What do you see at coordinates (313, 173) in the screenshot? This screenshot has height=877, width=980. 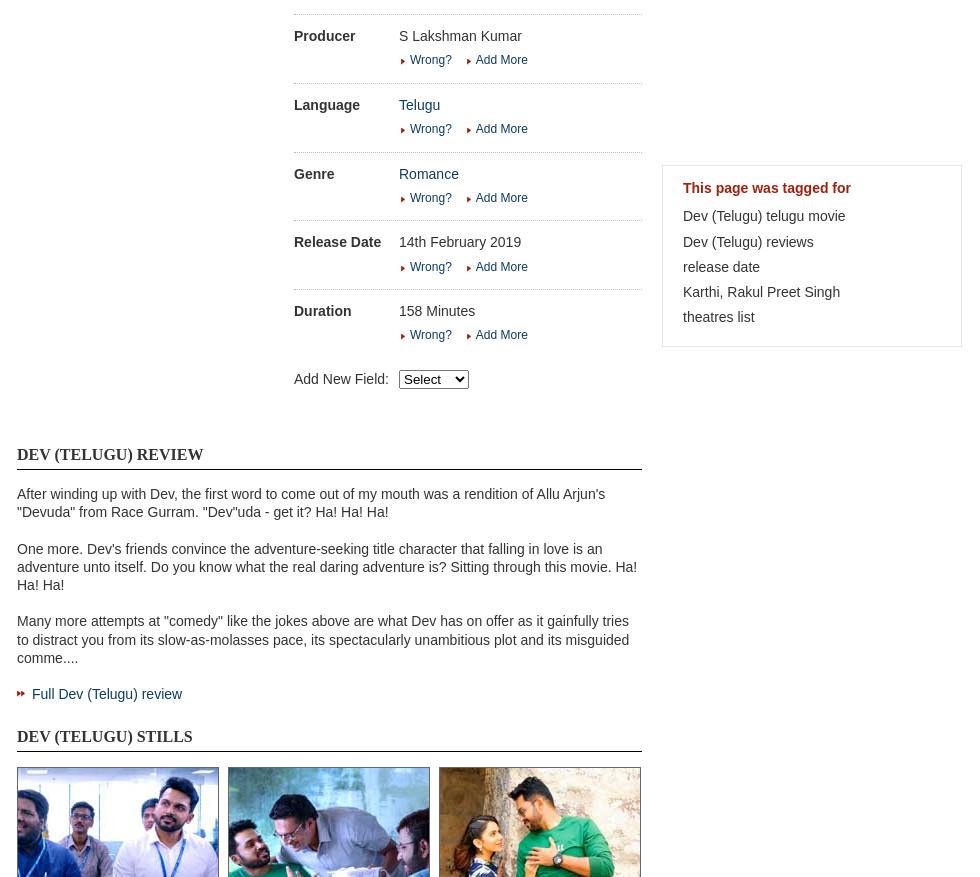 I see `'Genre'` at bounding box center [313, 173].